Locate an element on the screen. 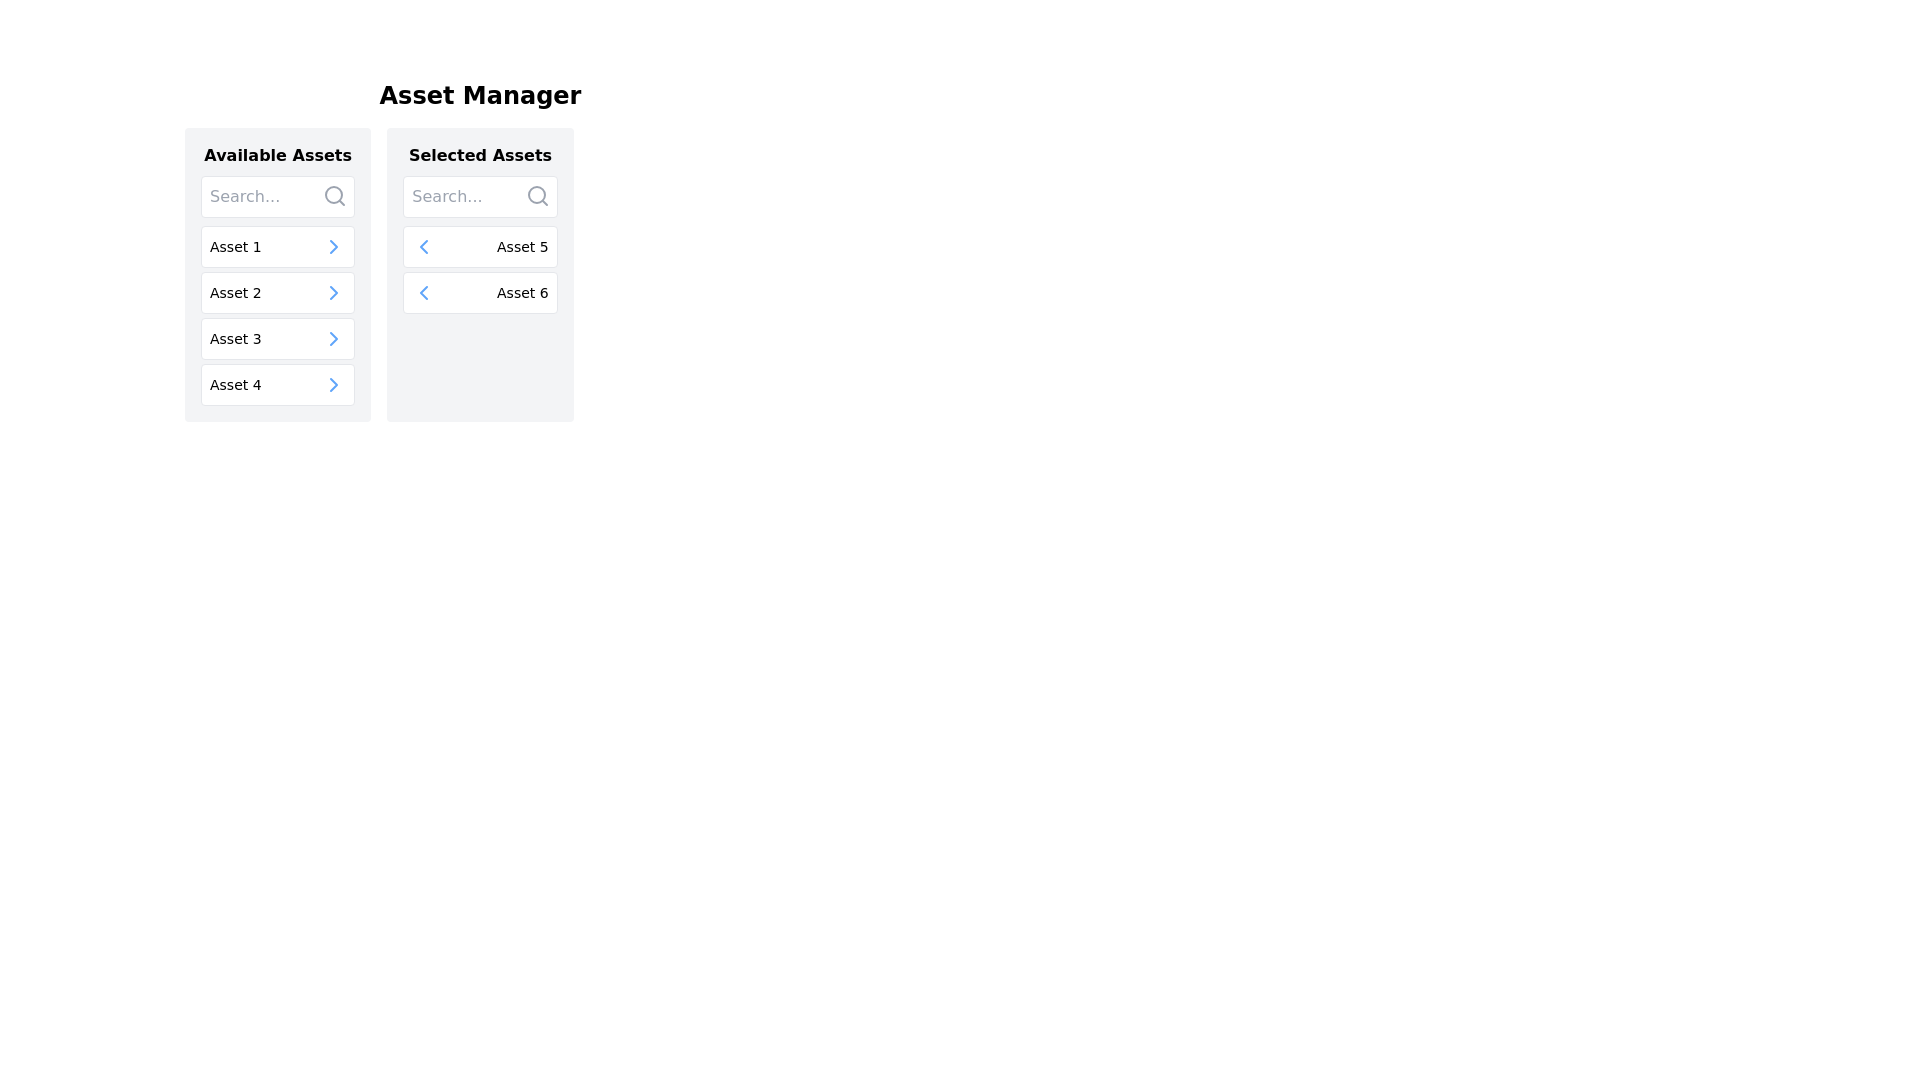 The image size is (1920, 1080). the navigation or selection indicator icon located in the 'Selected Assets' column of the 'Asset Manager' interface, positioned above the 'Asset 5' list item is located at coordinates (423, 293).